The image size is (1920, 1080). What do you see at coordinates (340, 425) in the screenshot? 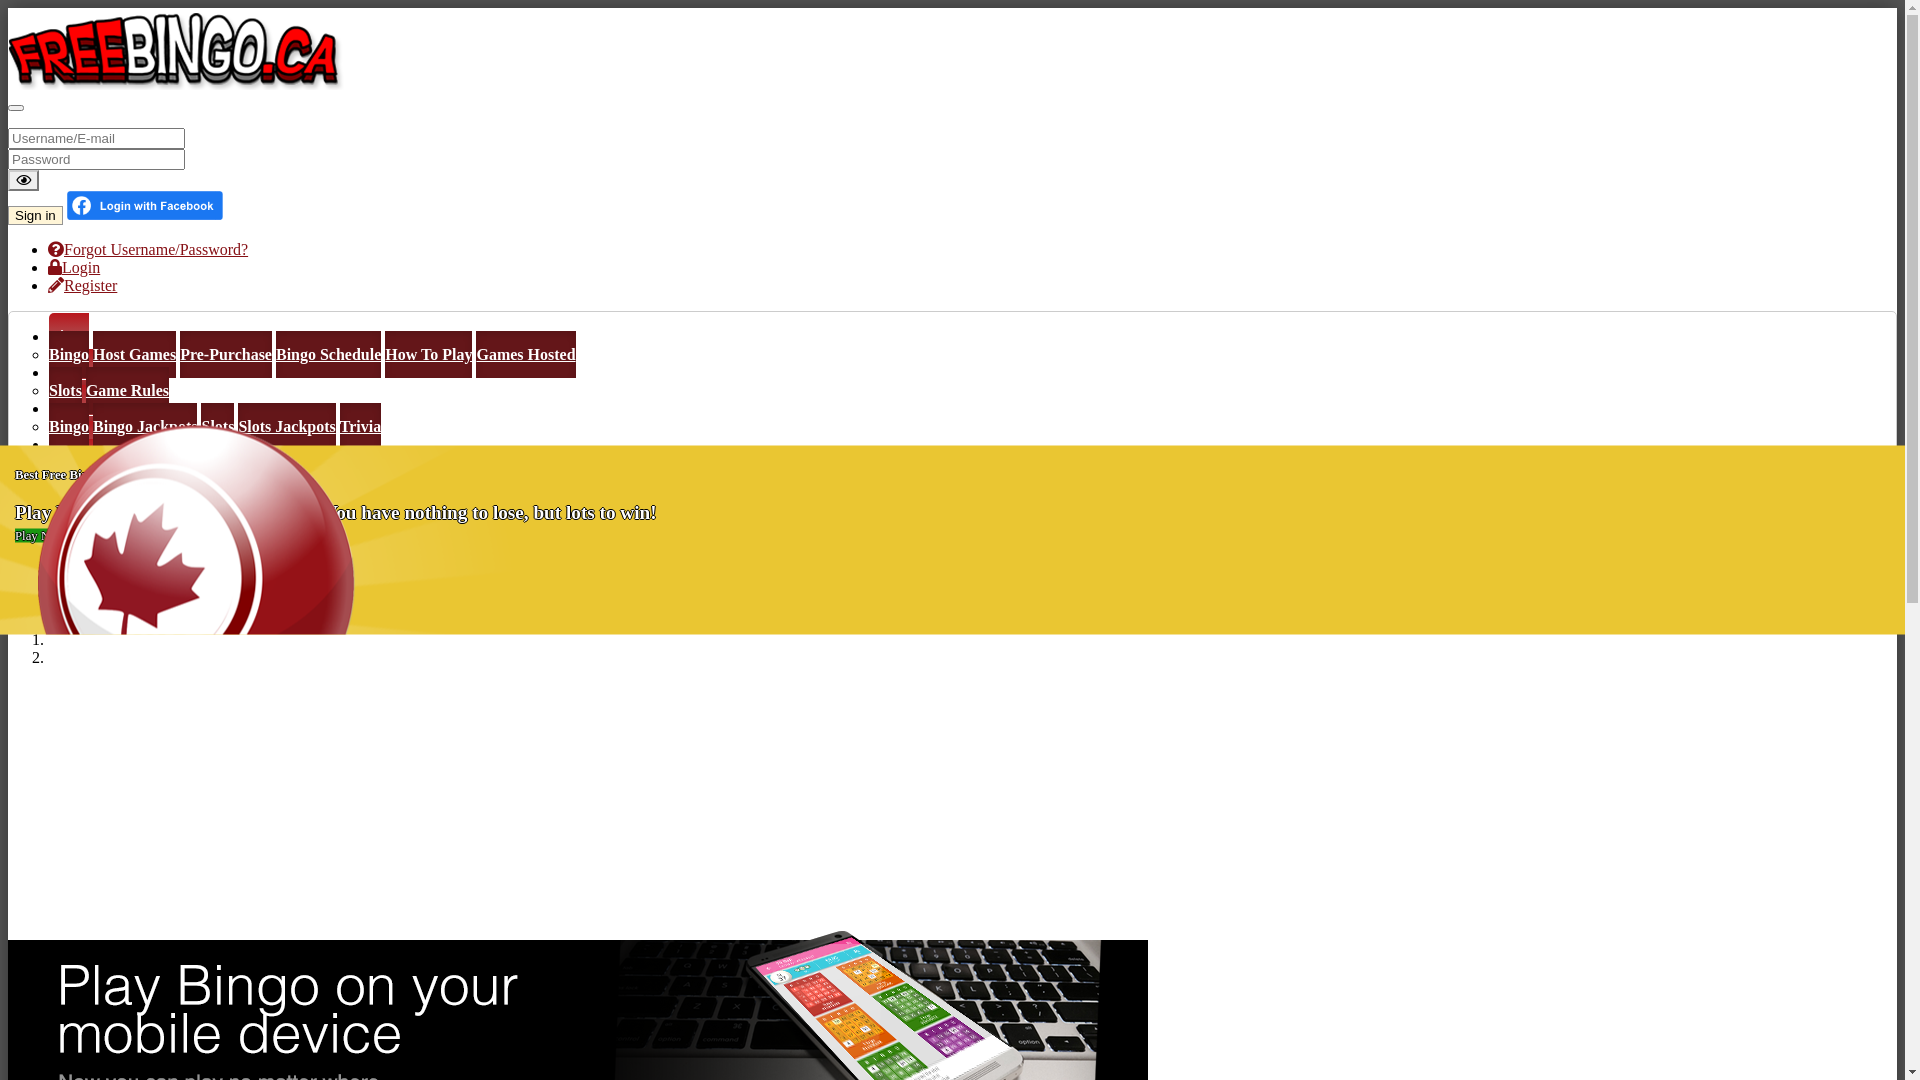
I see `'Trivia'` at bounding box center [340, 425].